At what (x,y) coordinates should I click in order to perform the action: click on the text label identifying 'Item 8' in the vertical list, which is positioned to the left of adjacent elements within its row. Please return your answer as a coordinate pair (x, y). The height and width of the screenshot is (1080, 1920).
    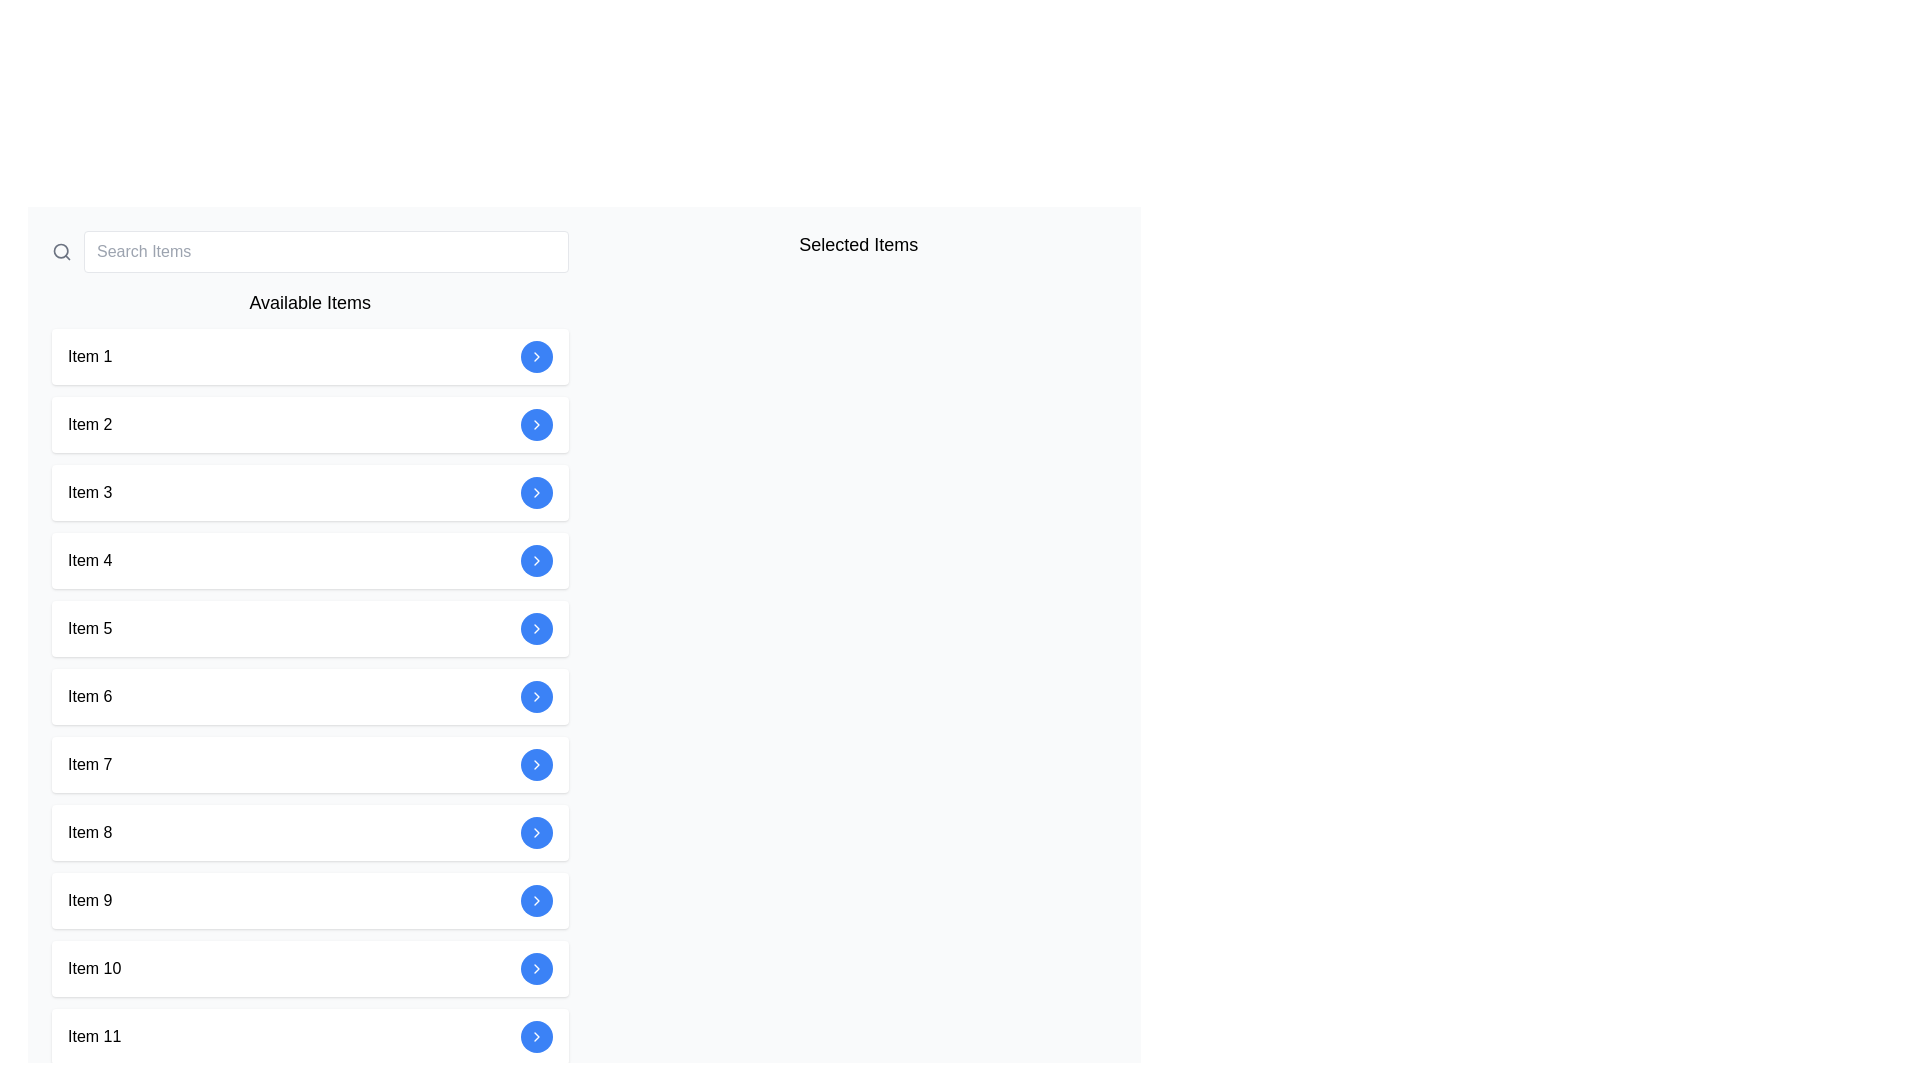
    Looking at the image, I should click on (89, 833).